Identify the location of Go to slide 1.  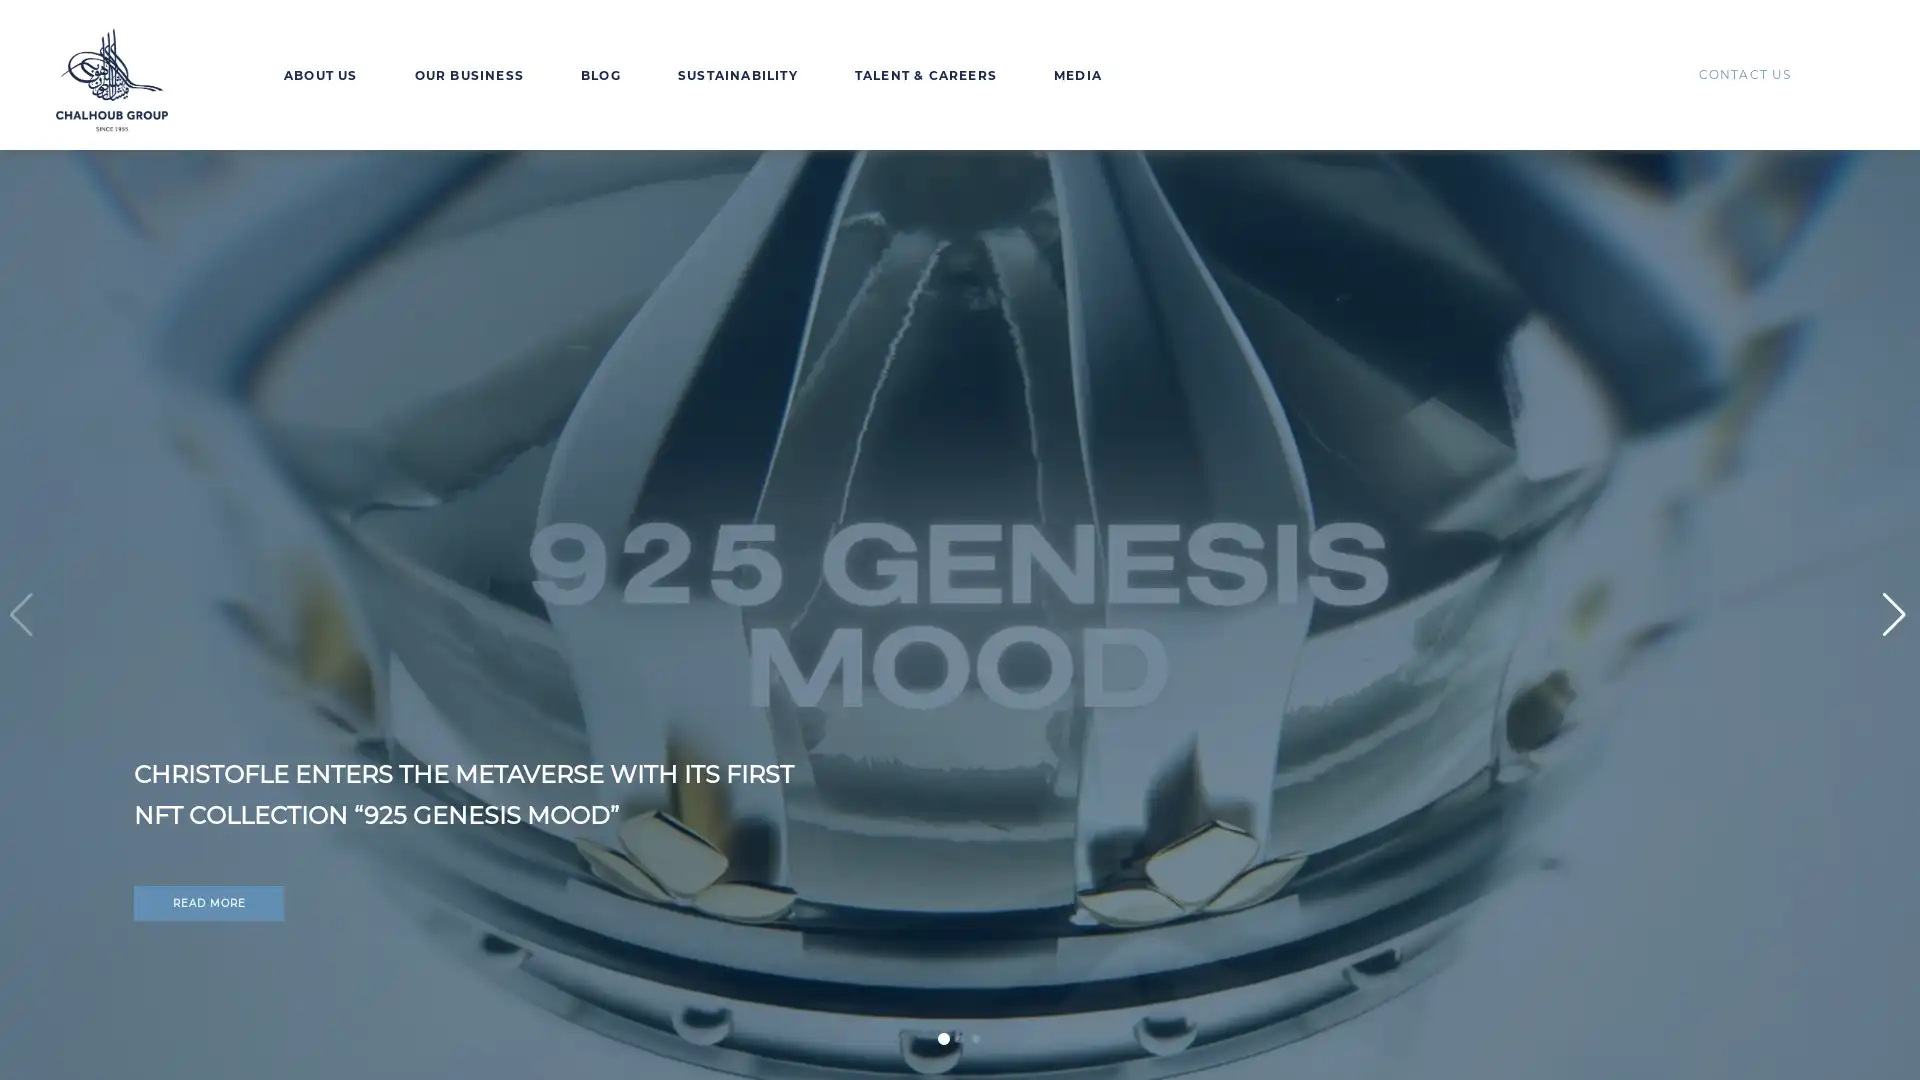
(943, 1037).